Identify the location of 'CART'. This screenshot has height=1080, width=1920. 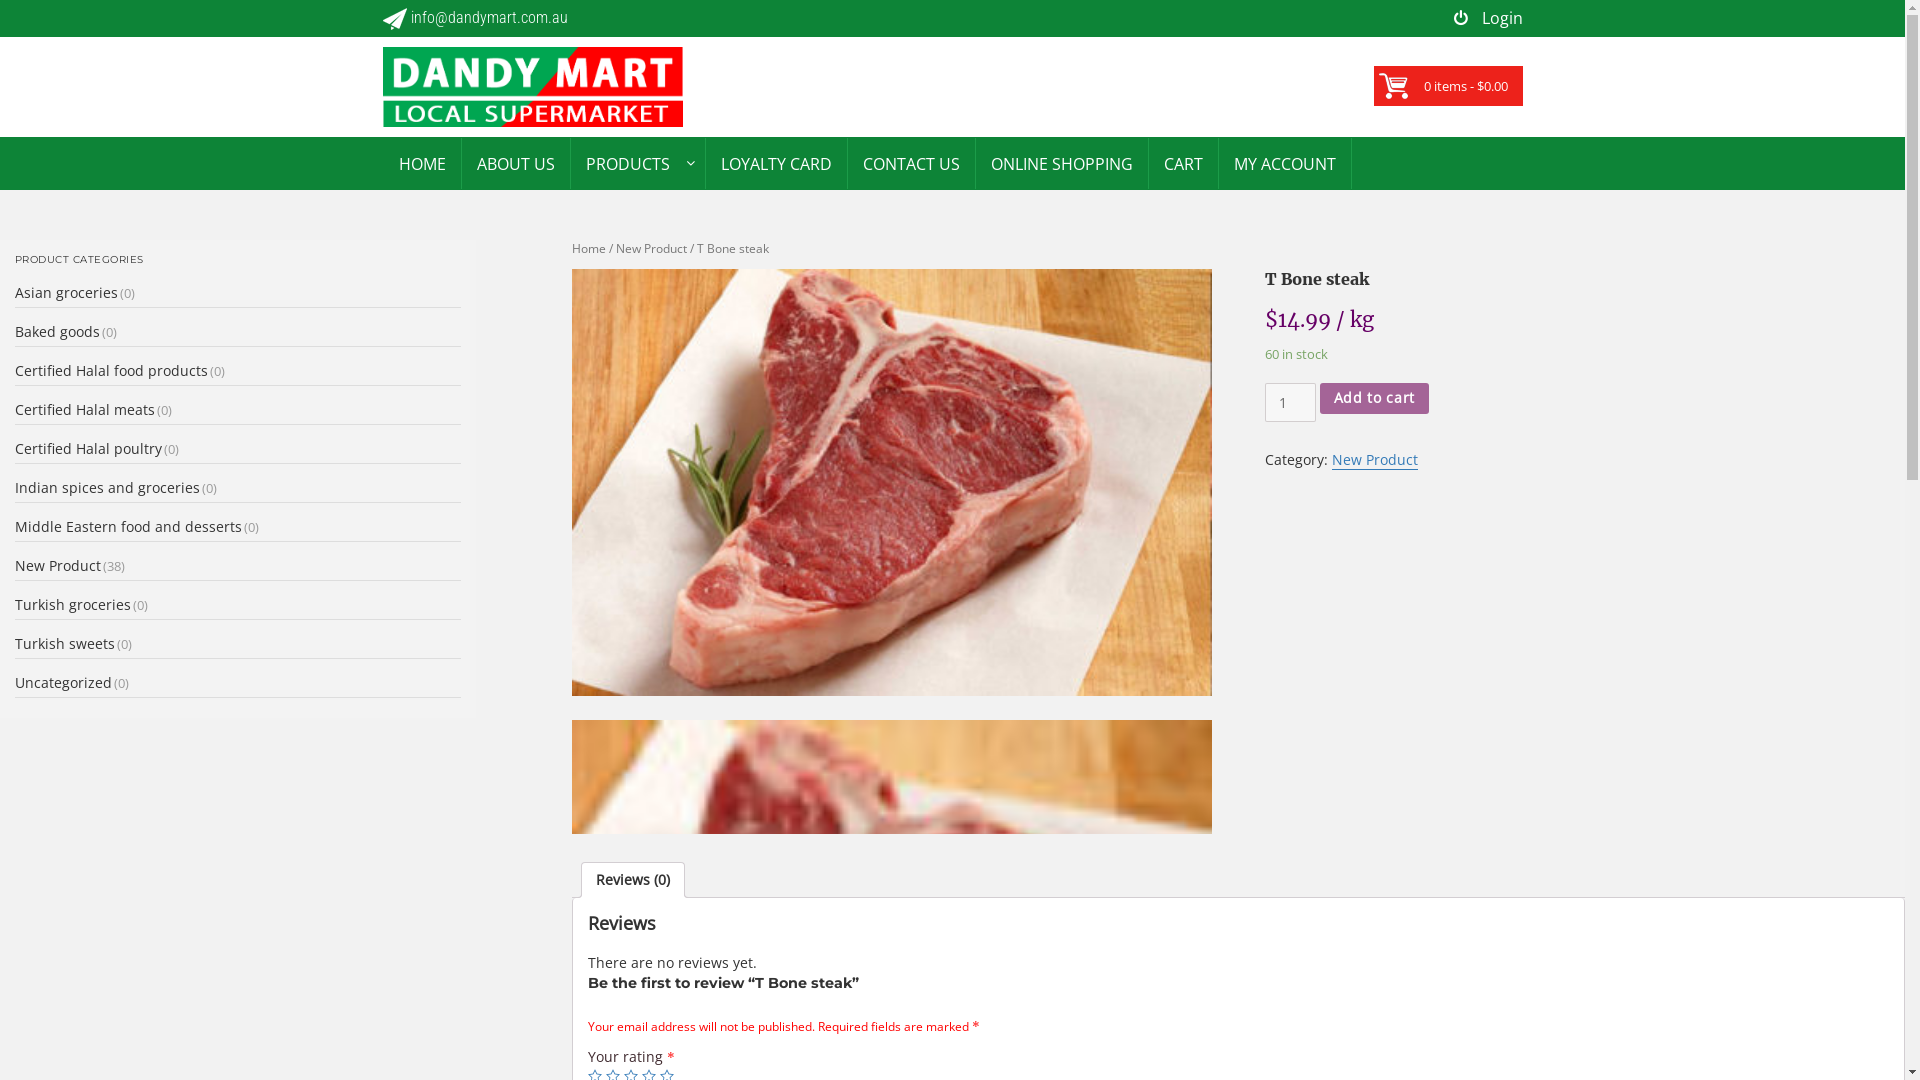
(1182, 162).